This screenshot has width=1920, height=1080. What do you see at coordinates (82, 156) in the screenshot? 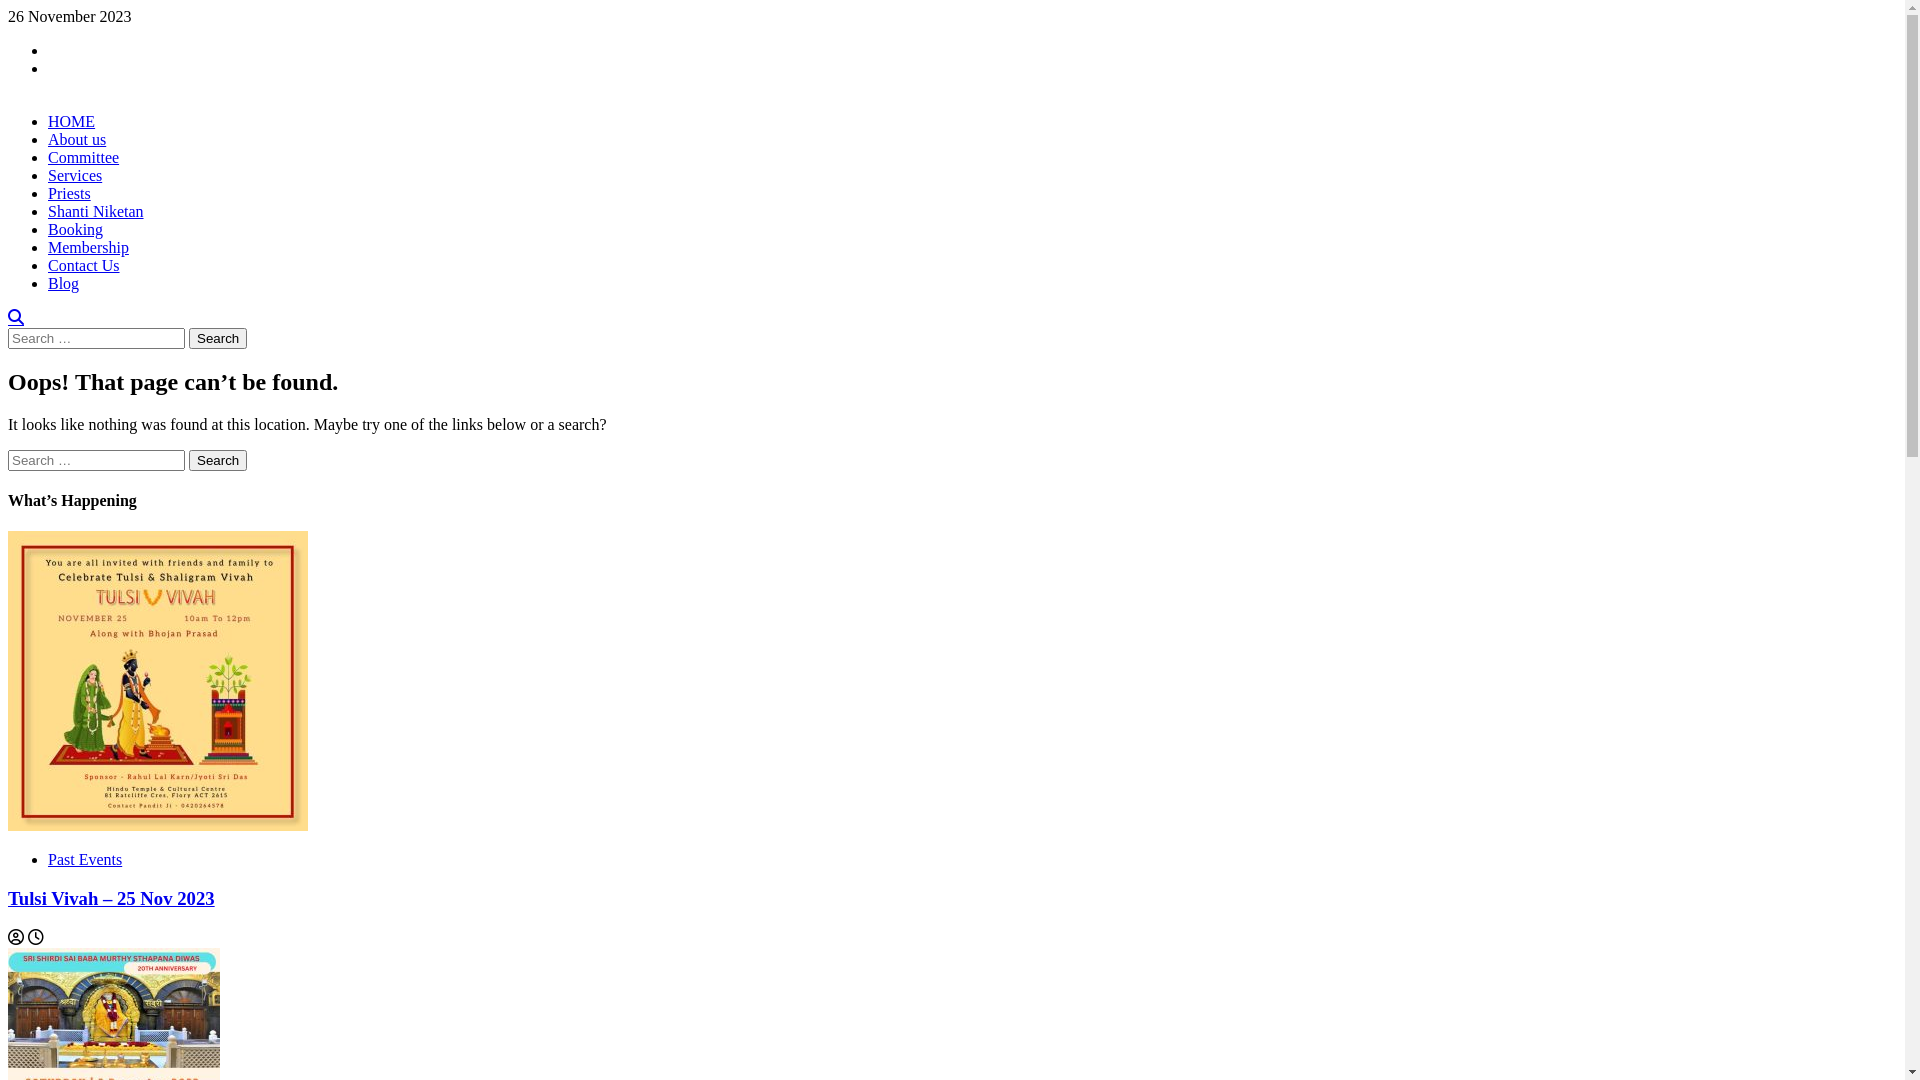
I see `'Committee'` at bounding box center [82, 156].